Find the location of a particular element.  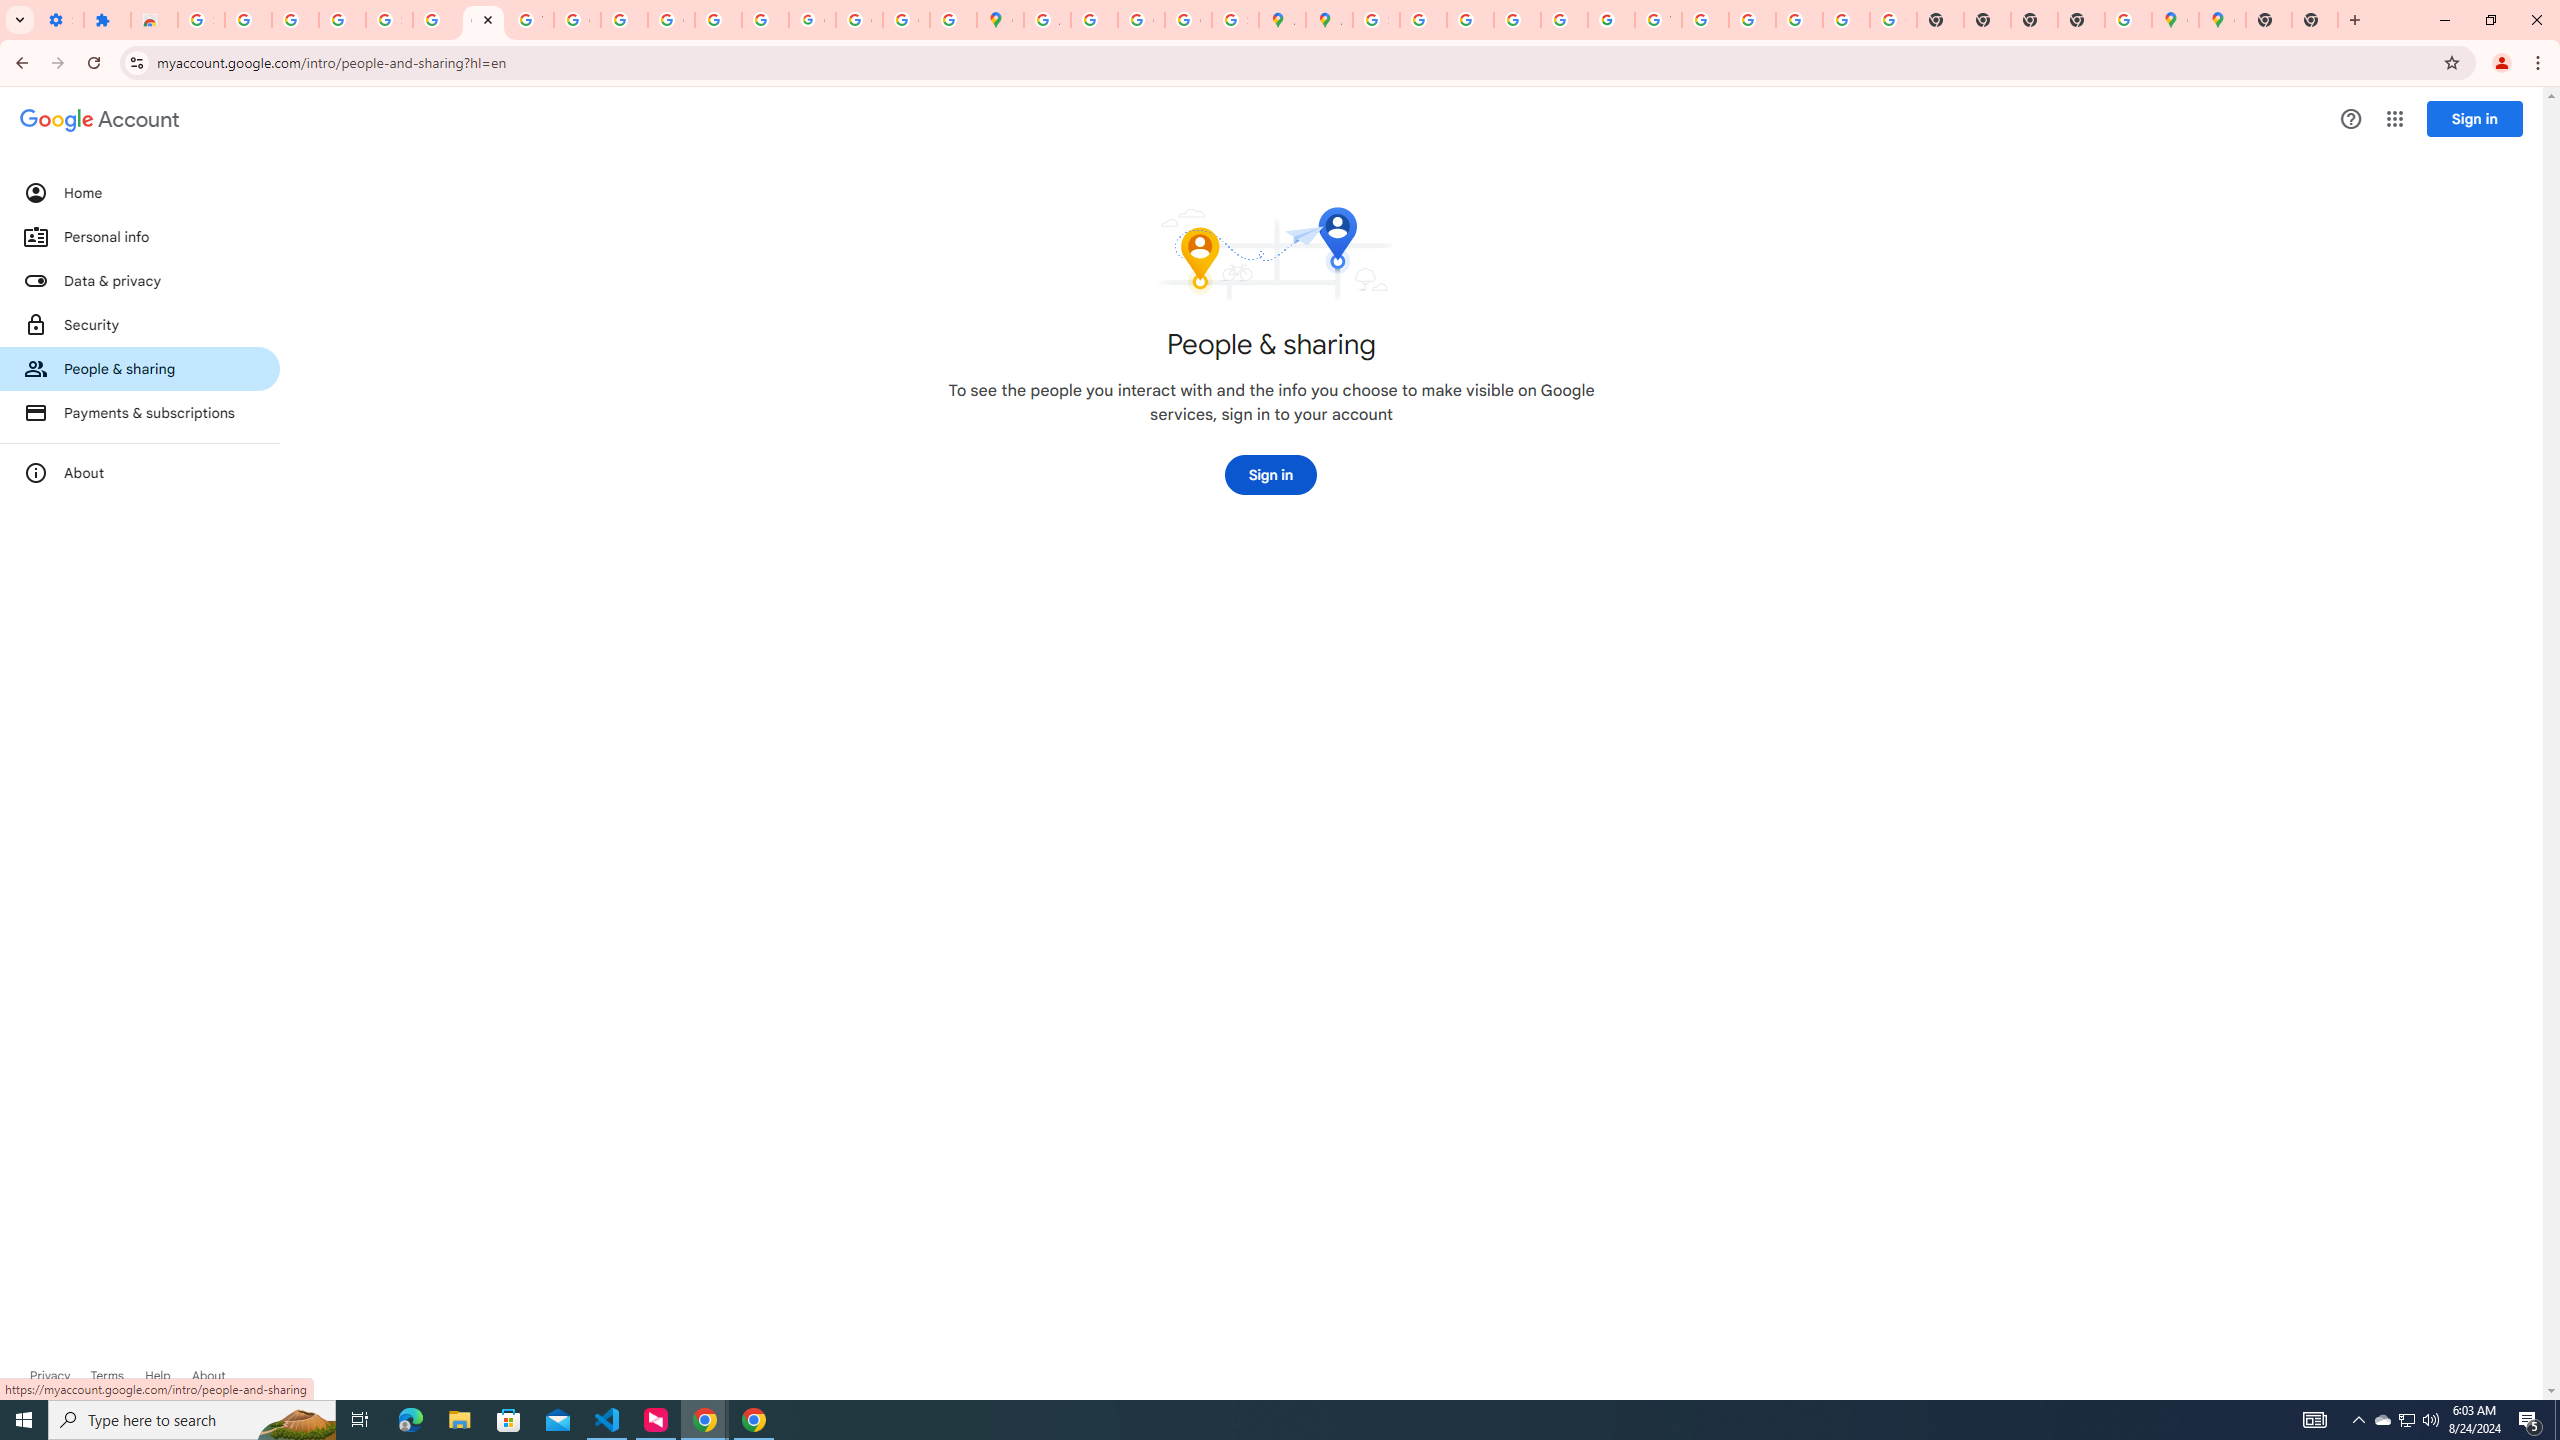

'New Tab' is located at coordinates (2268, 19).